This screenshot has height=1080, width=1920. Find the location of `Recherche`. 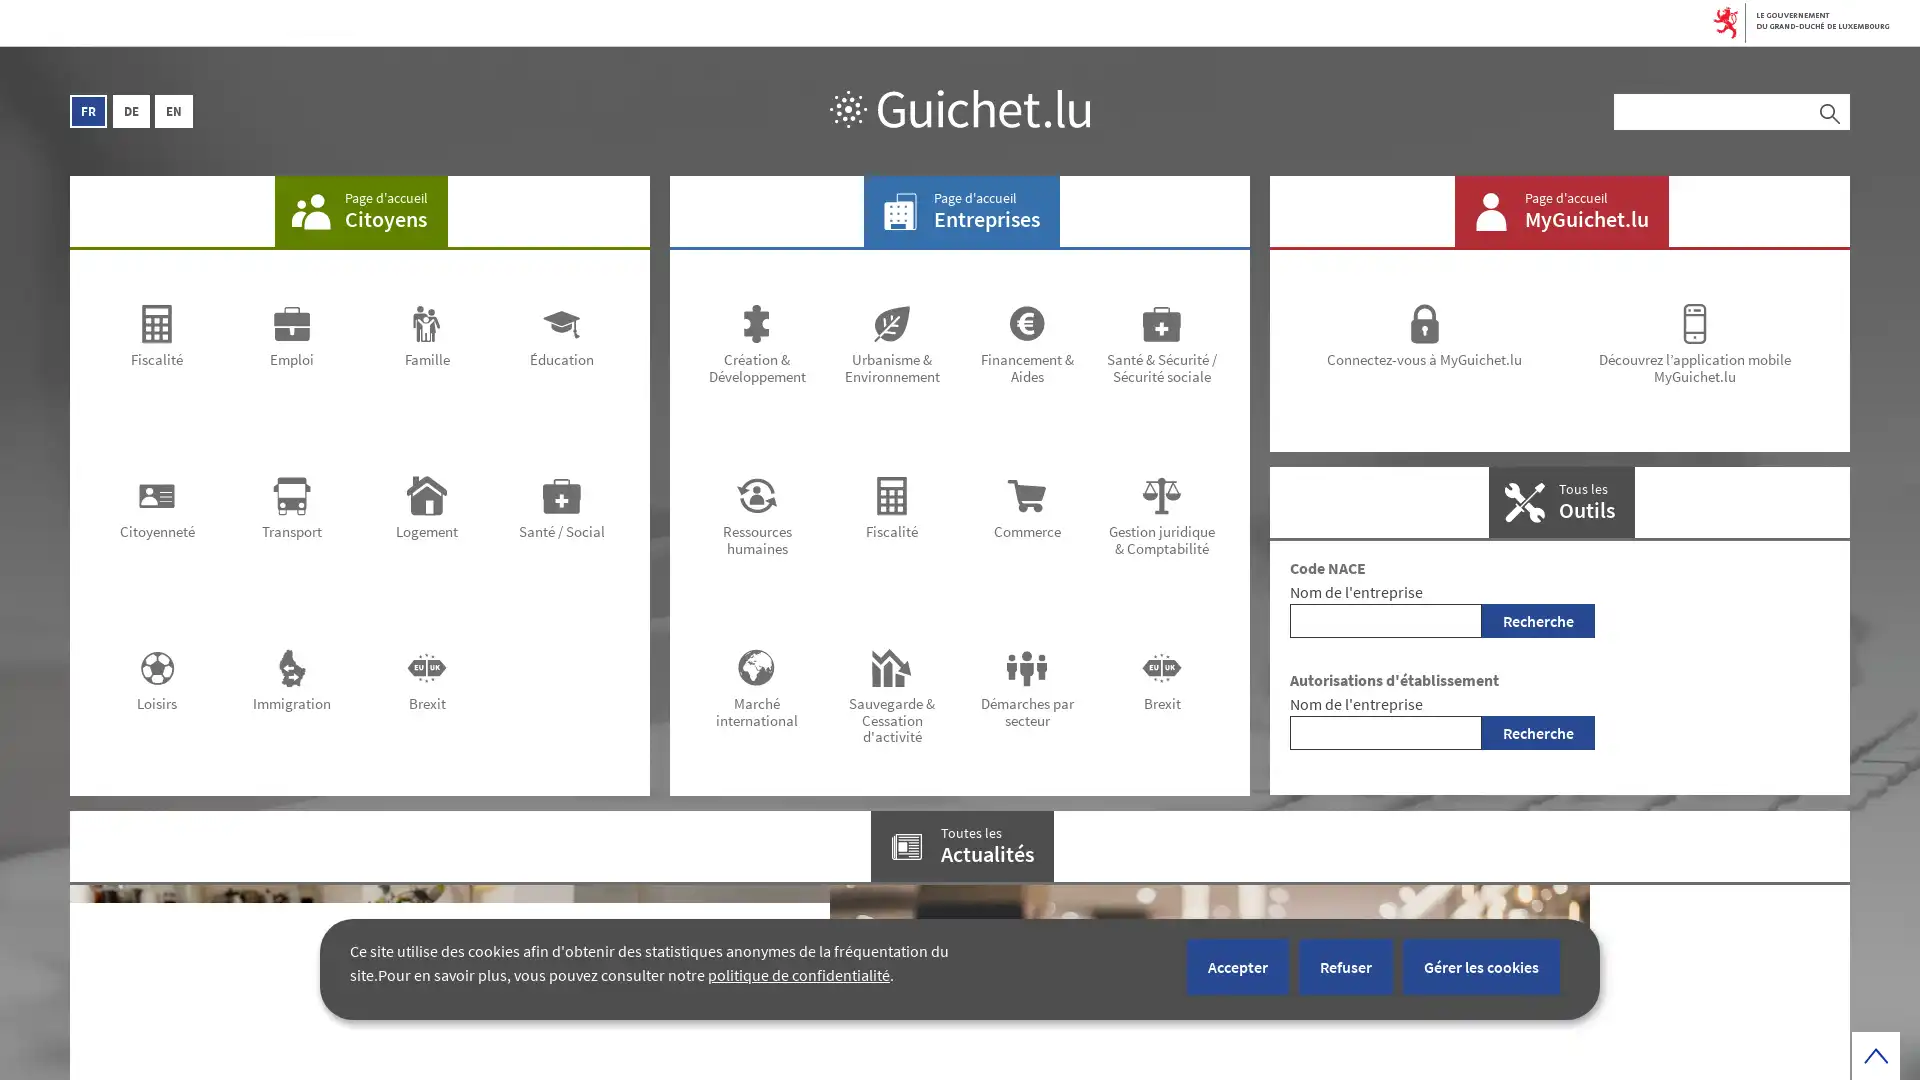

Recherche is located at coordinates (1536, 620).